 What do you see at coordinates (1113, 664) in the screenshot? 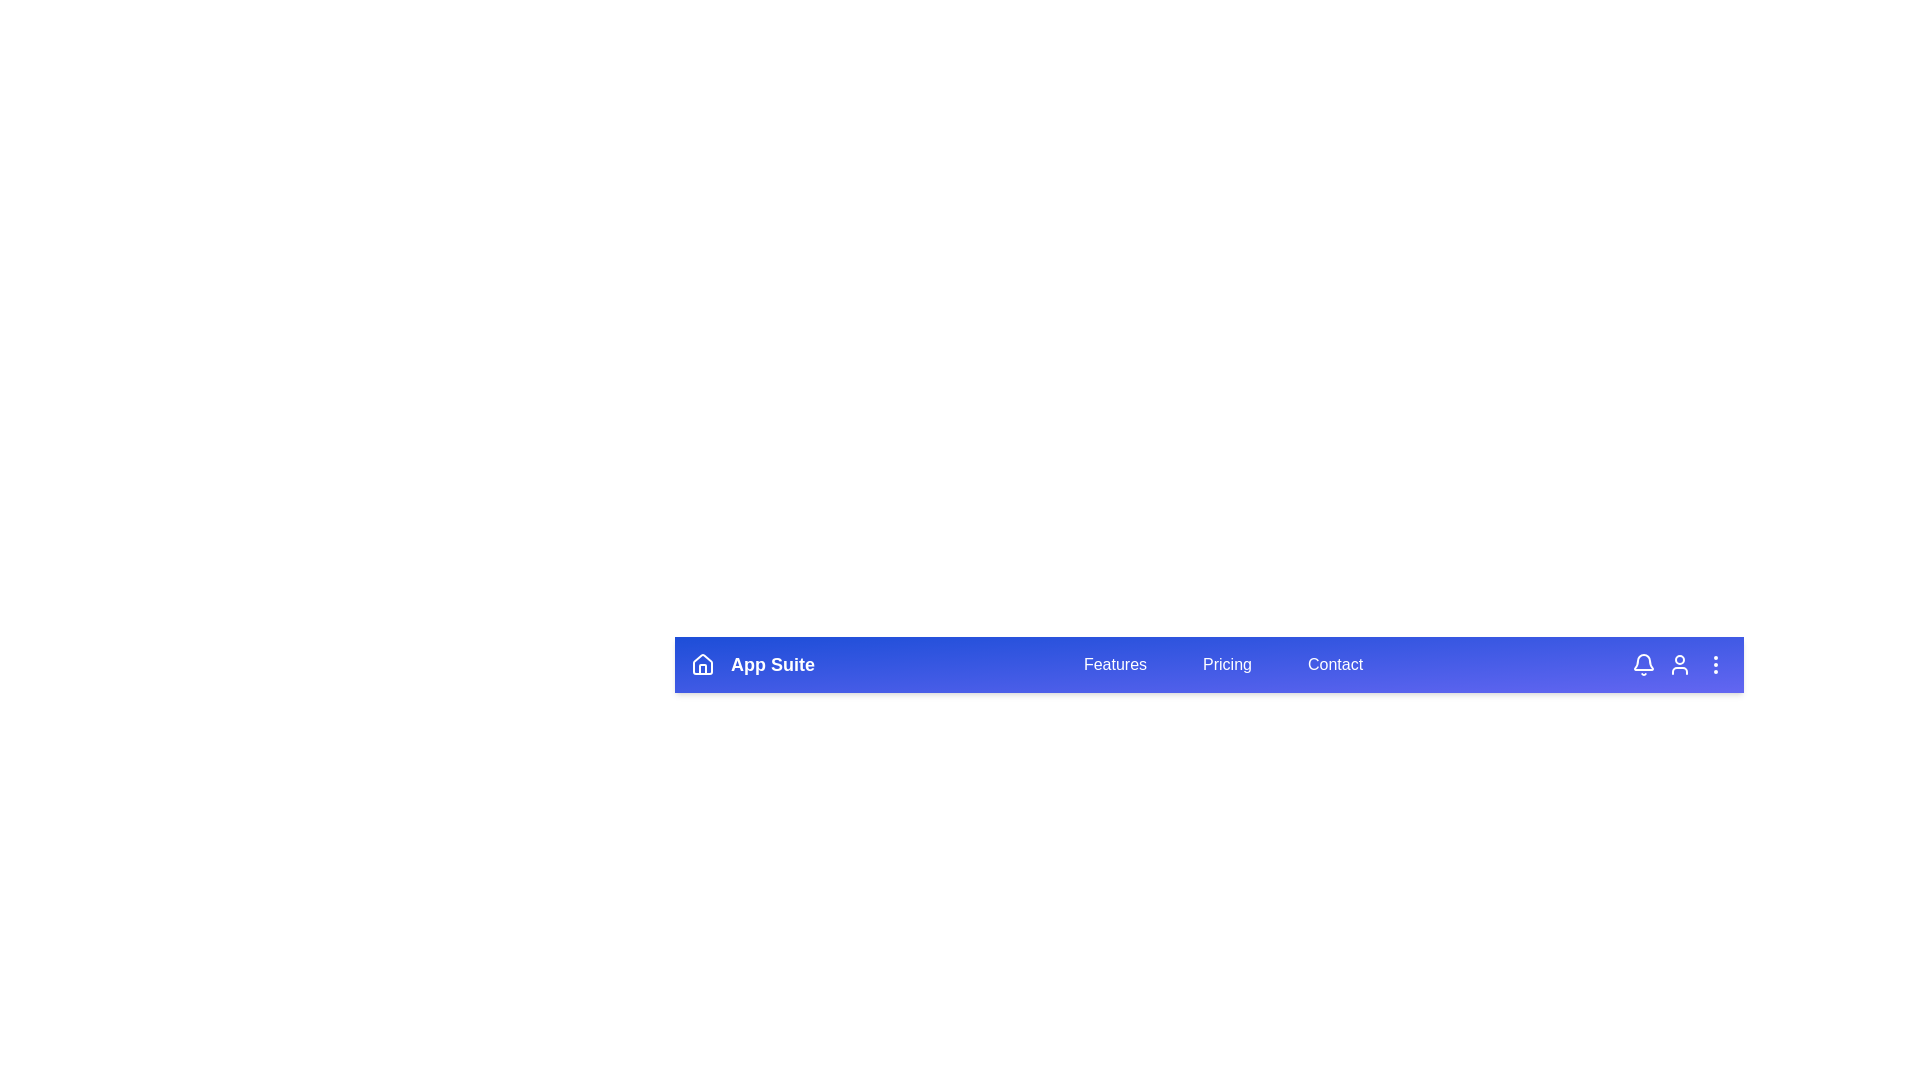
I see `the 'Features' button to navigate to the features section` at bounding box center [1113, 664].